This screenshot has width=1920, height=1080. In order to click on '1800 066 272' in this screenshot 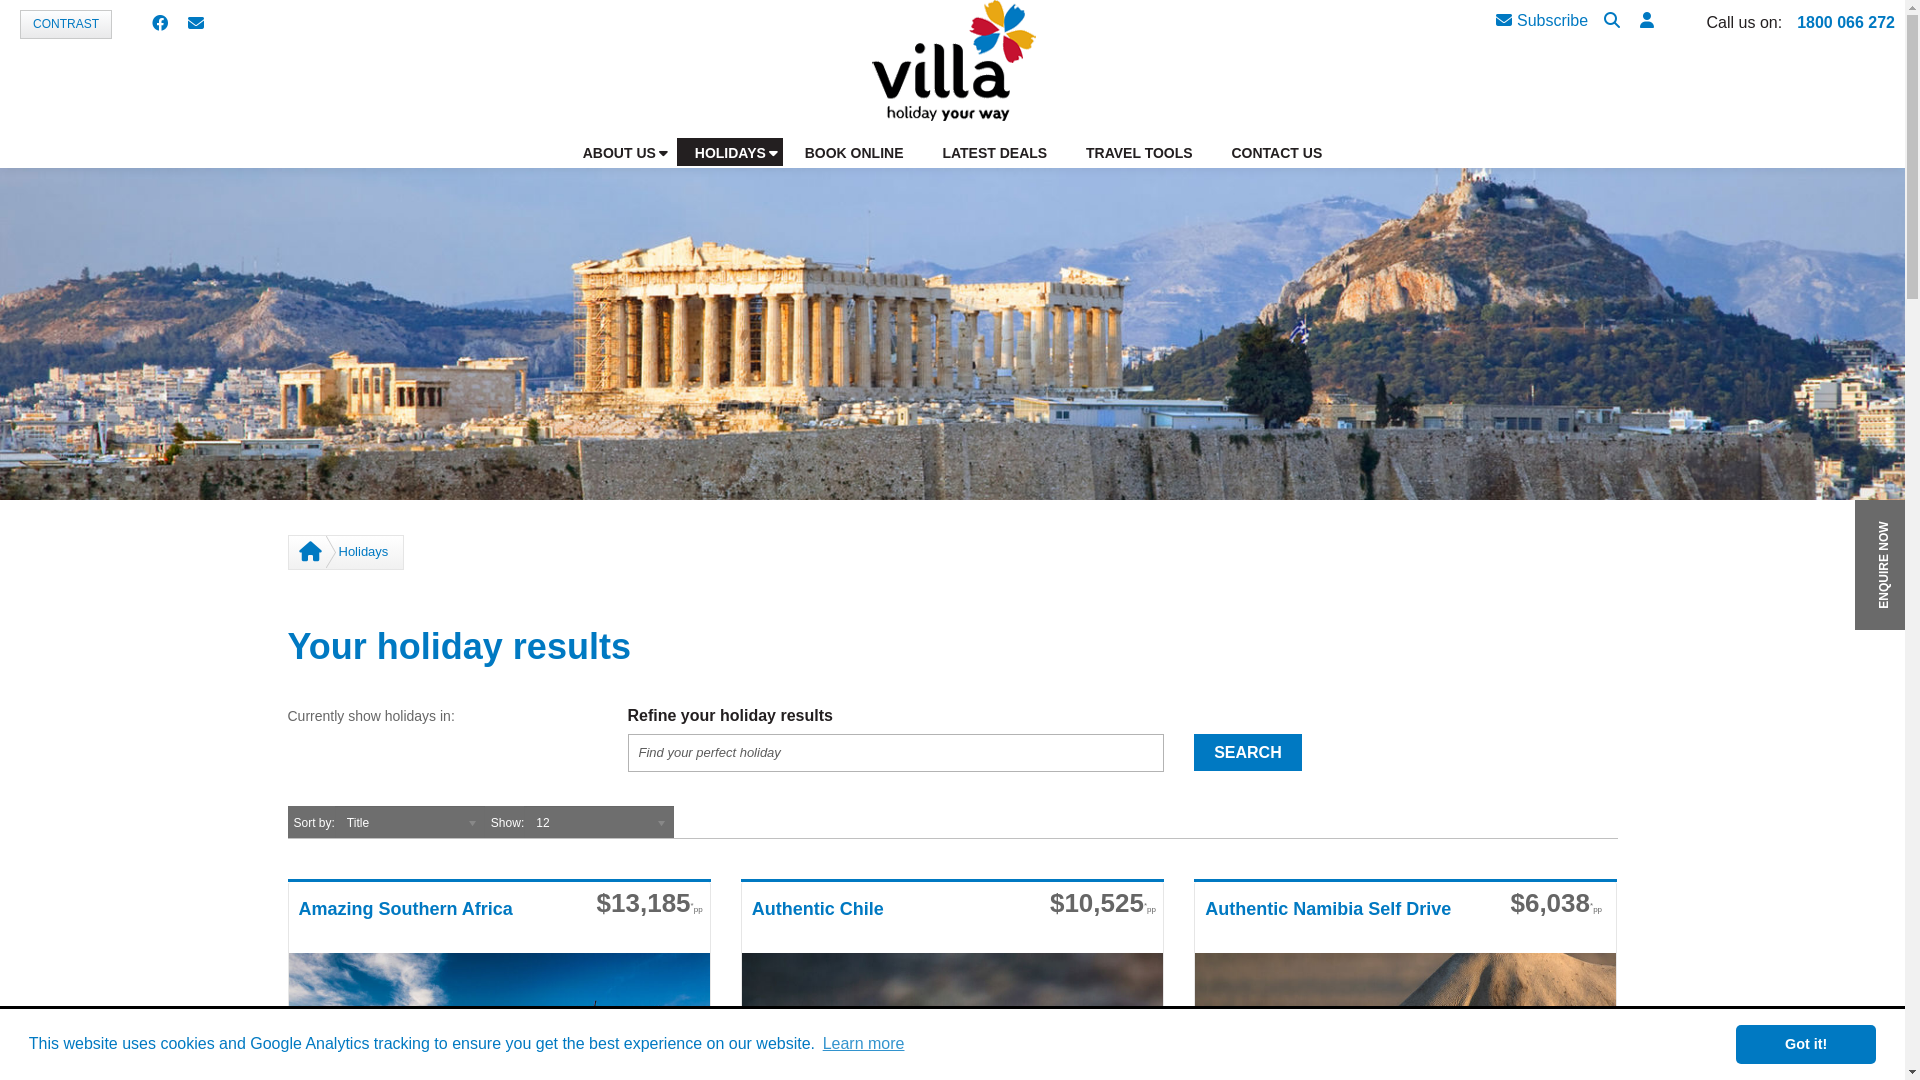, I will do `click(1845, 22)`.